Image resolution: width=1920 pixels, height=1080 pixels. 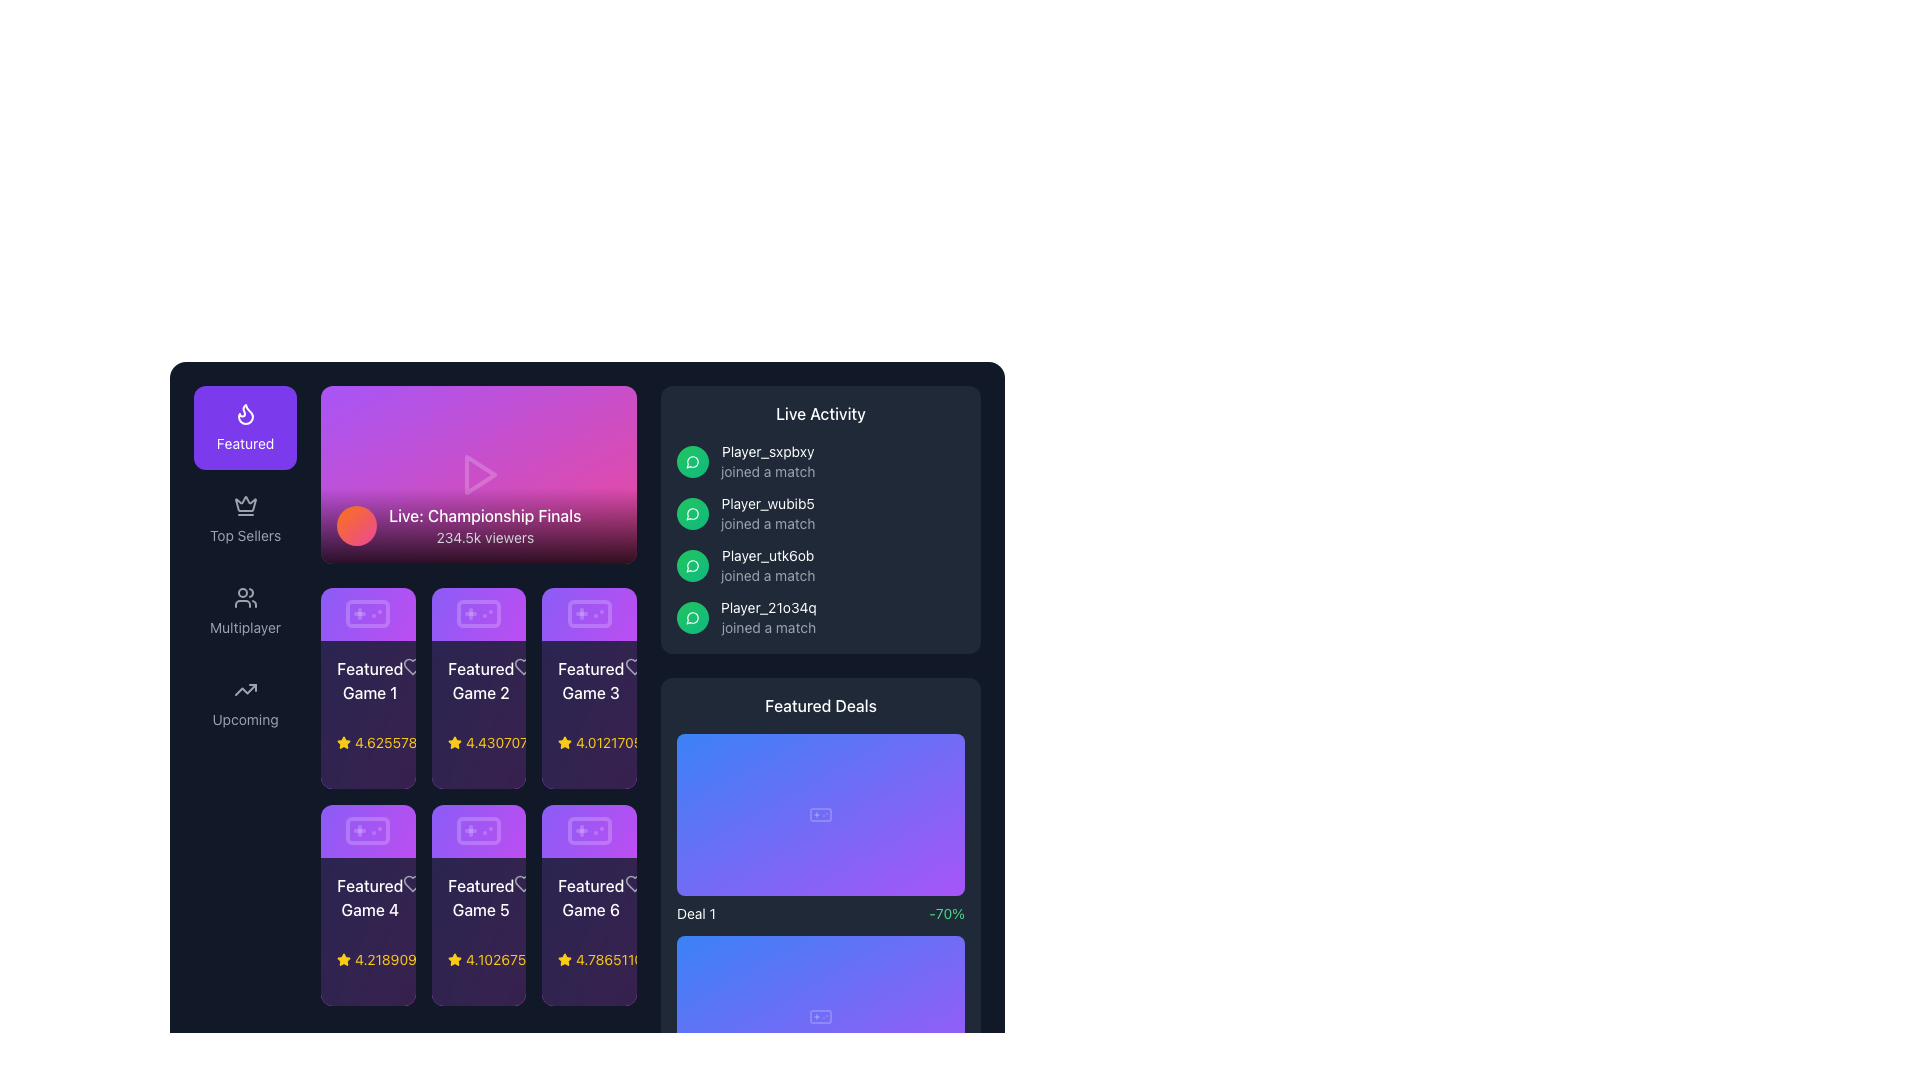 I want to click on the descriptive Text label located below the 'Player_wubib5' text in the 'Live Activity' panel, so click(x=767, y=523).